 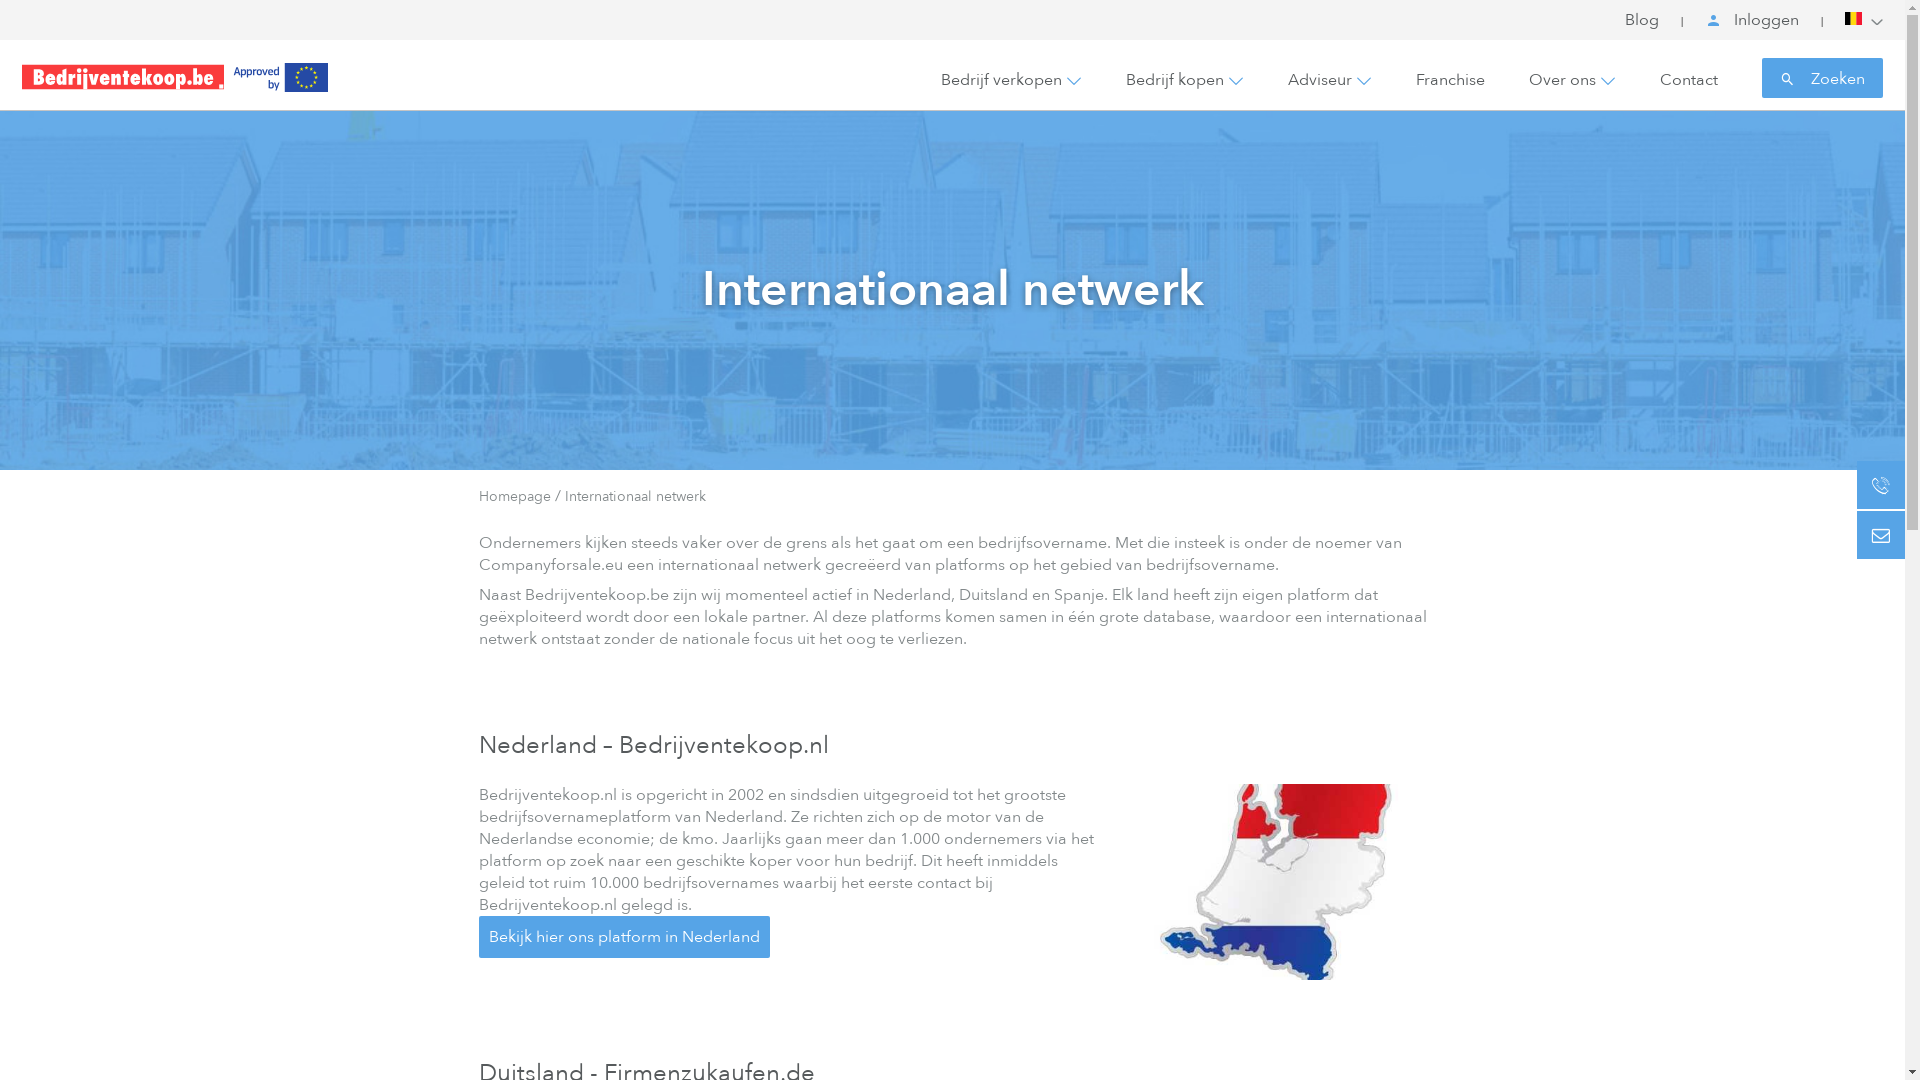 I want to click on 'Zoeken', so click(x=1822, y=76).